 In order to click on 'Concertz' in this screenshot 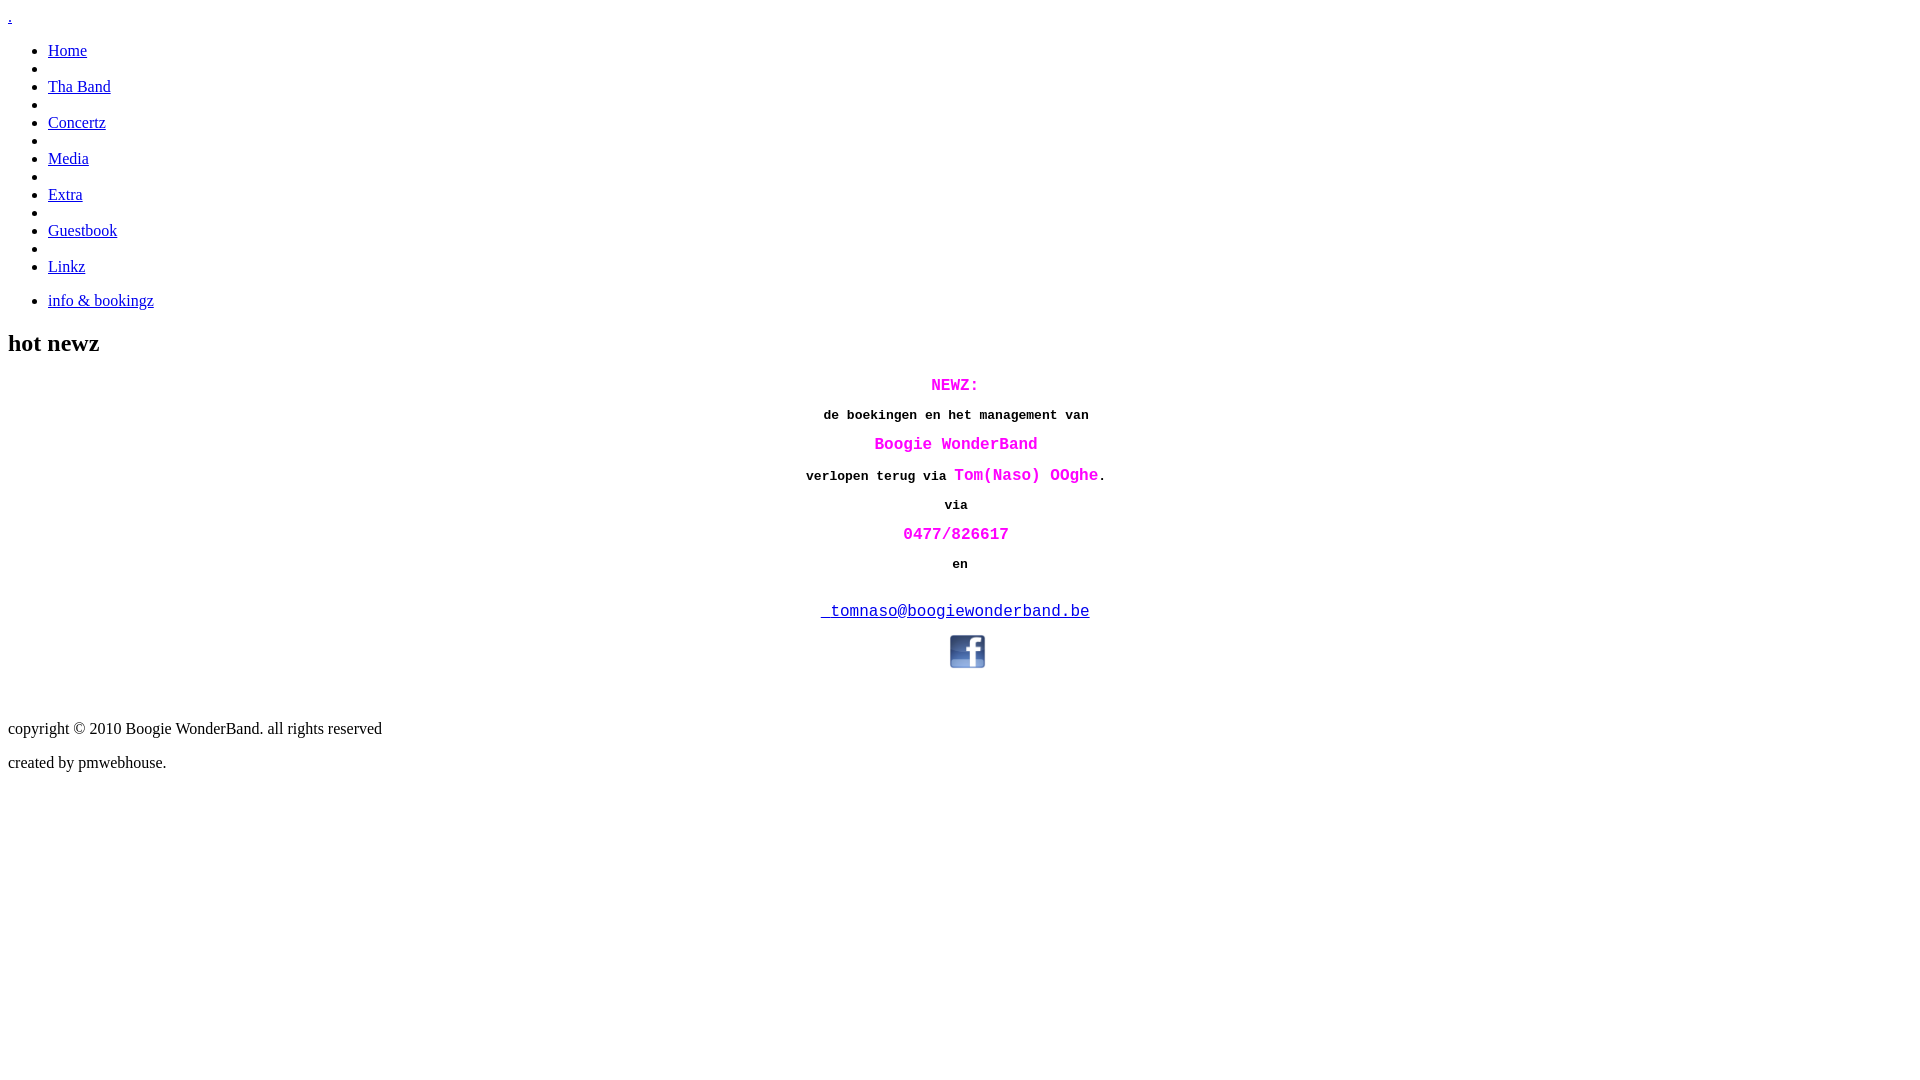, I will do `click(48, 122)`.